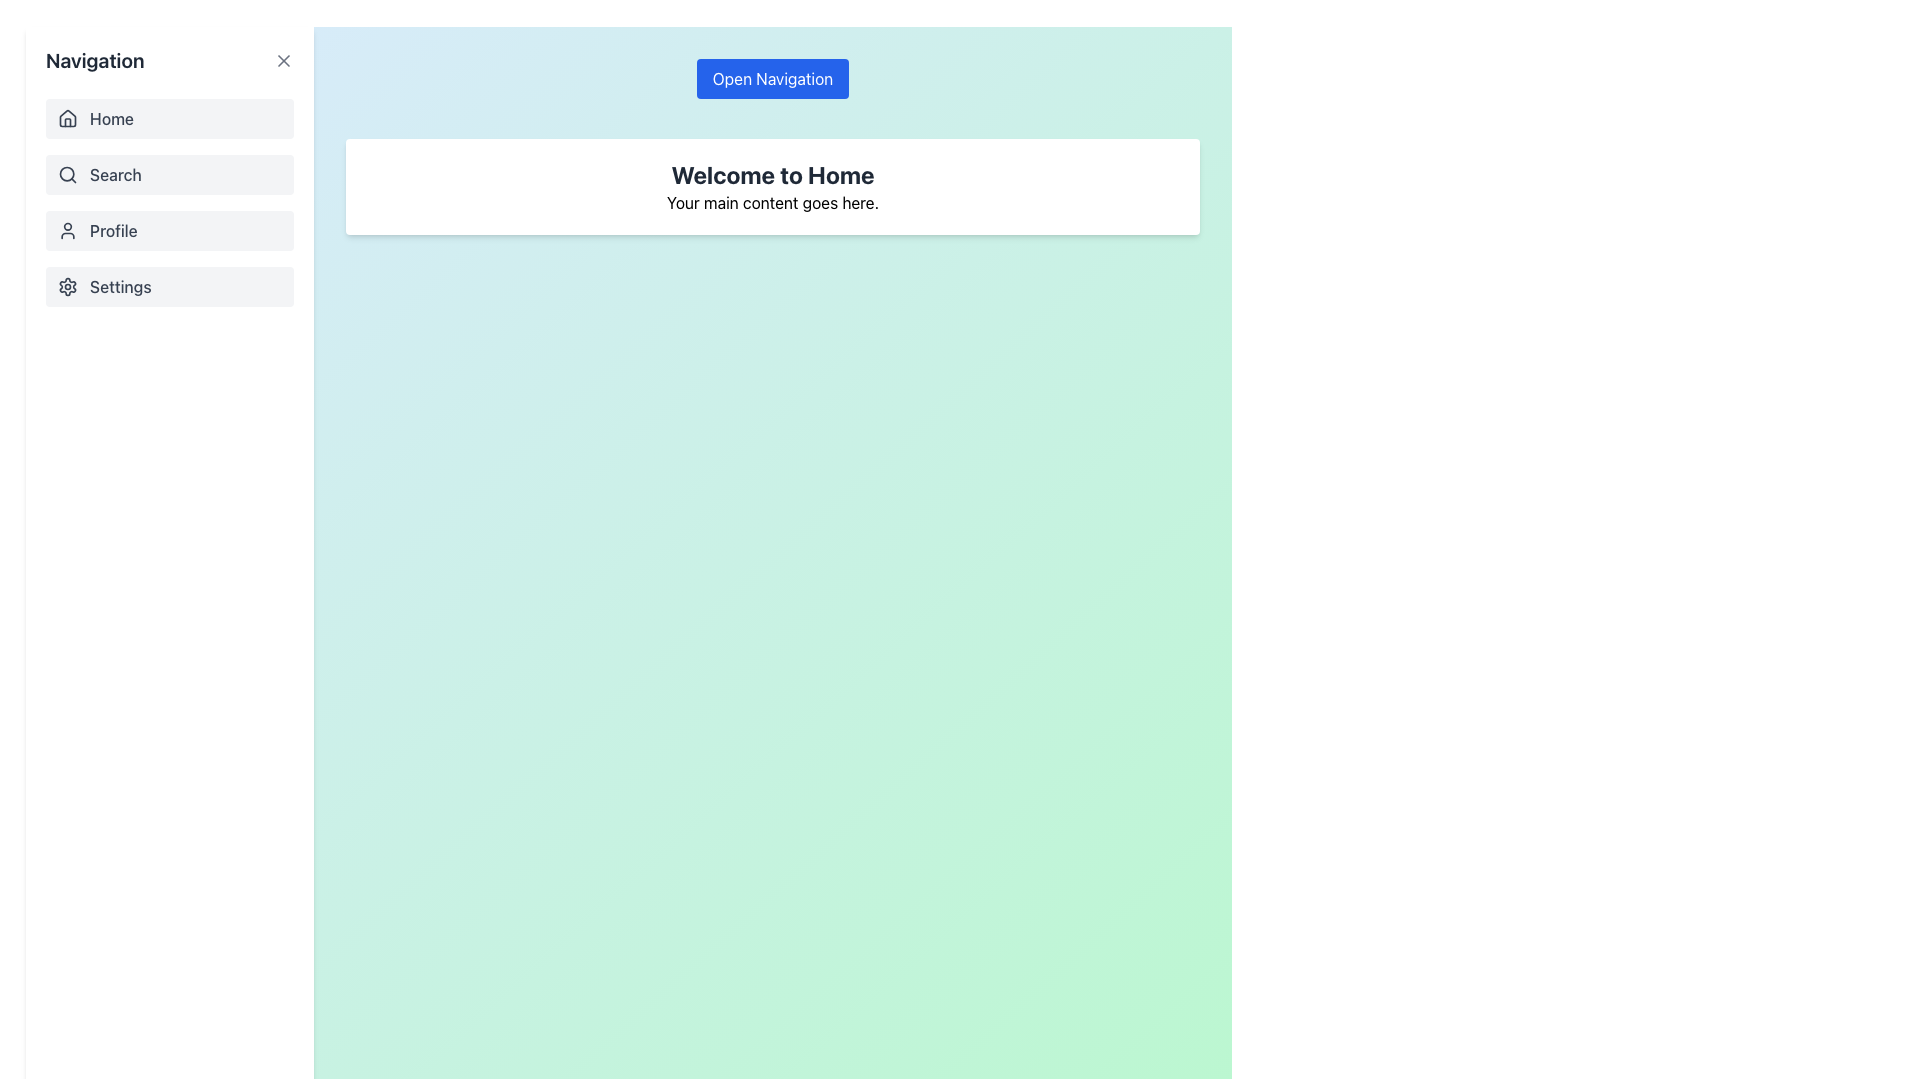  Describe the element at coordinates (169, 119) in the screenshot. I see `the navigation button located at the top of the left-side panel to redirect to the Home section of the application` at that location.